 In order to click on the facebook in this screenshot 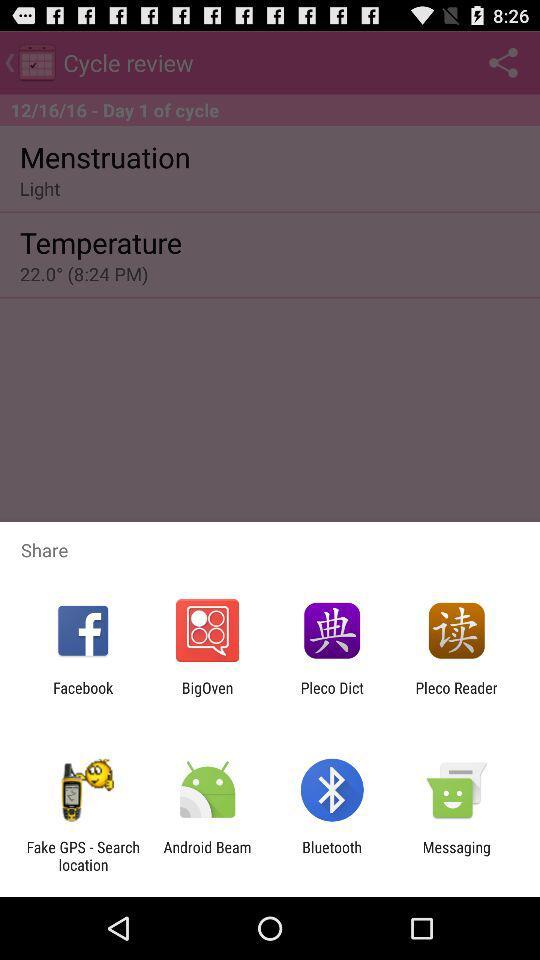, I will do `click(82, 696)`.